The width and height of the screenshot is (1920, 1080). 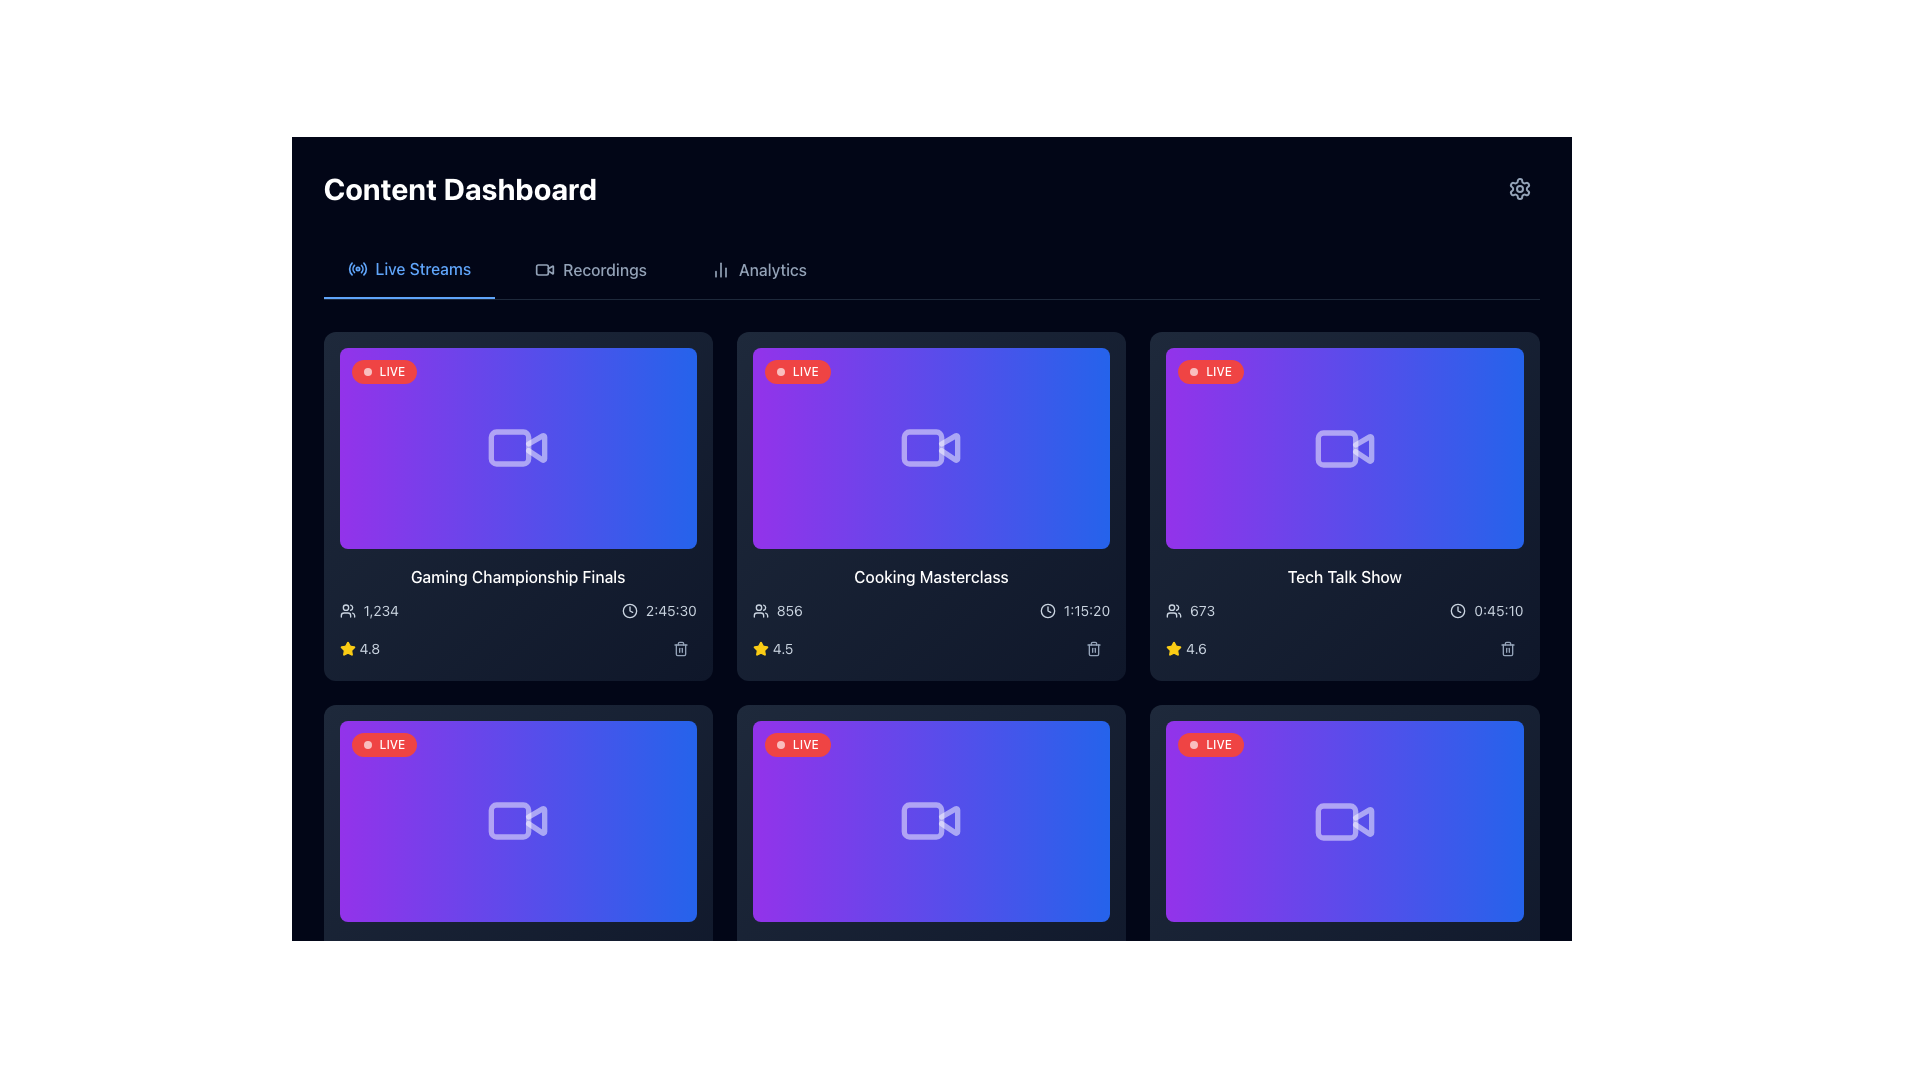 What do you see at coordinates (1093, 648) in the screenshot?
I see `the delete button located at the bottom right corner of the 'Cooking Masterclass' video card` at bounding box center [1093, 648].